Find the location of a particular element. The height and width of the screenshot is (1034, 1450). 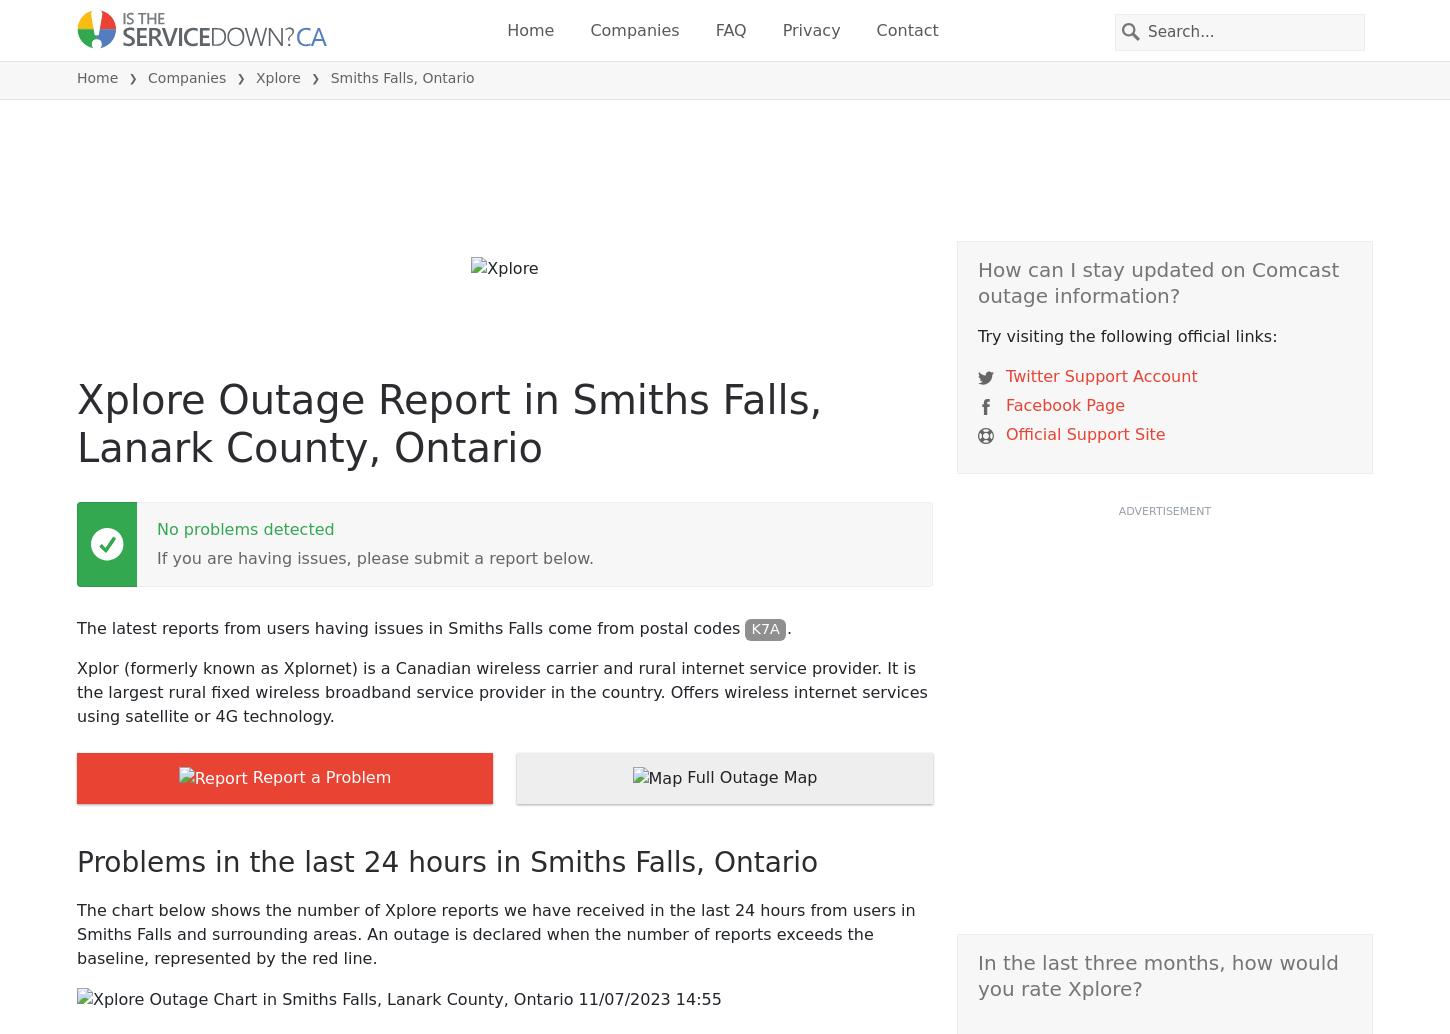

'@TheTobster111 Well I hope this doesn’t do anything to Starlink because it has changed our rural lives for the better. We only had xplornet which is the worst service' is located at coordinates (536, 968).